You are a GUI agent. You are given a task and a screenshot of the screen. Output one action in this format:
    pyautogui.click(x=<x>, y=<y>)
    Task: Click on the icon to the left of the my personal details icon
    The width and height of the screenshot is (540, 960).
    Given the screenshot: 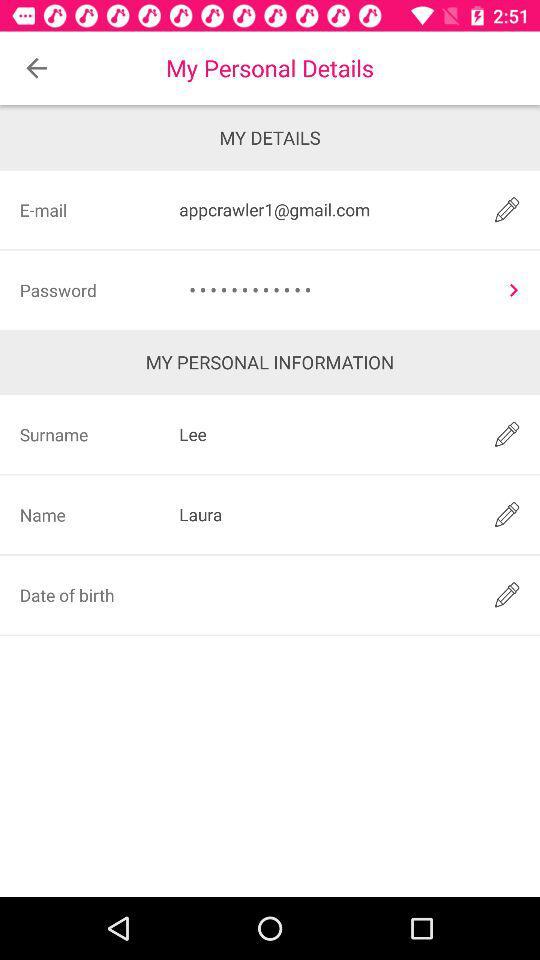 What is the action you would take?
    pyautogui.click(x=36, y=68)
    